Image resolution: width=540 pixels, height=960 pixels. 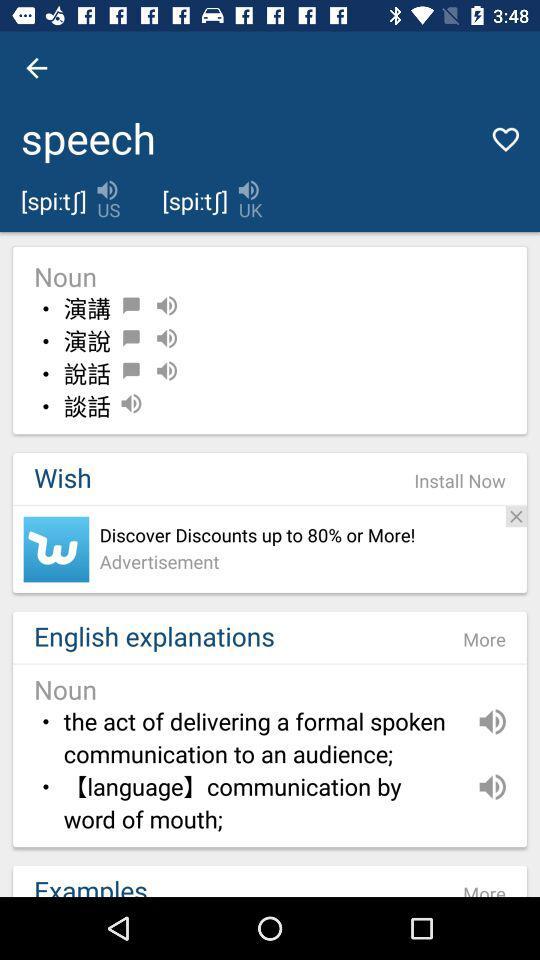 I want to click on the second message icon from top of the page, so click(x=131, y=338).